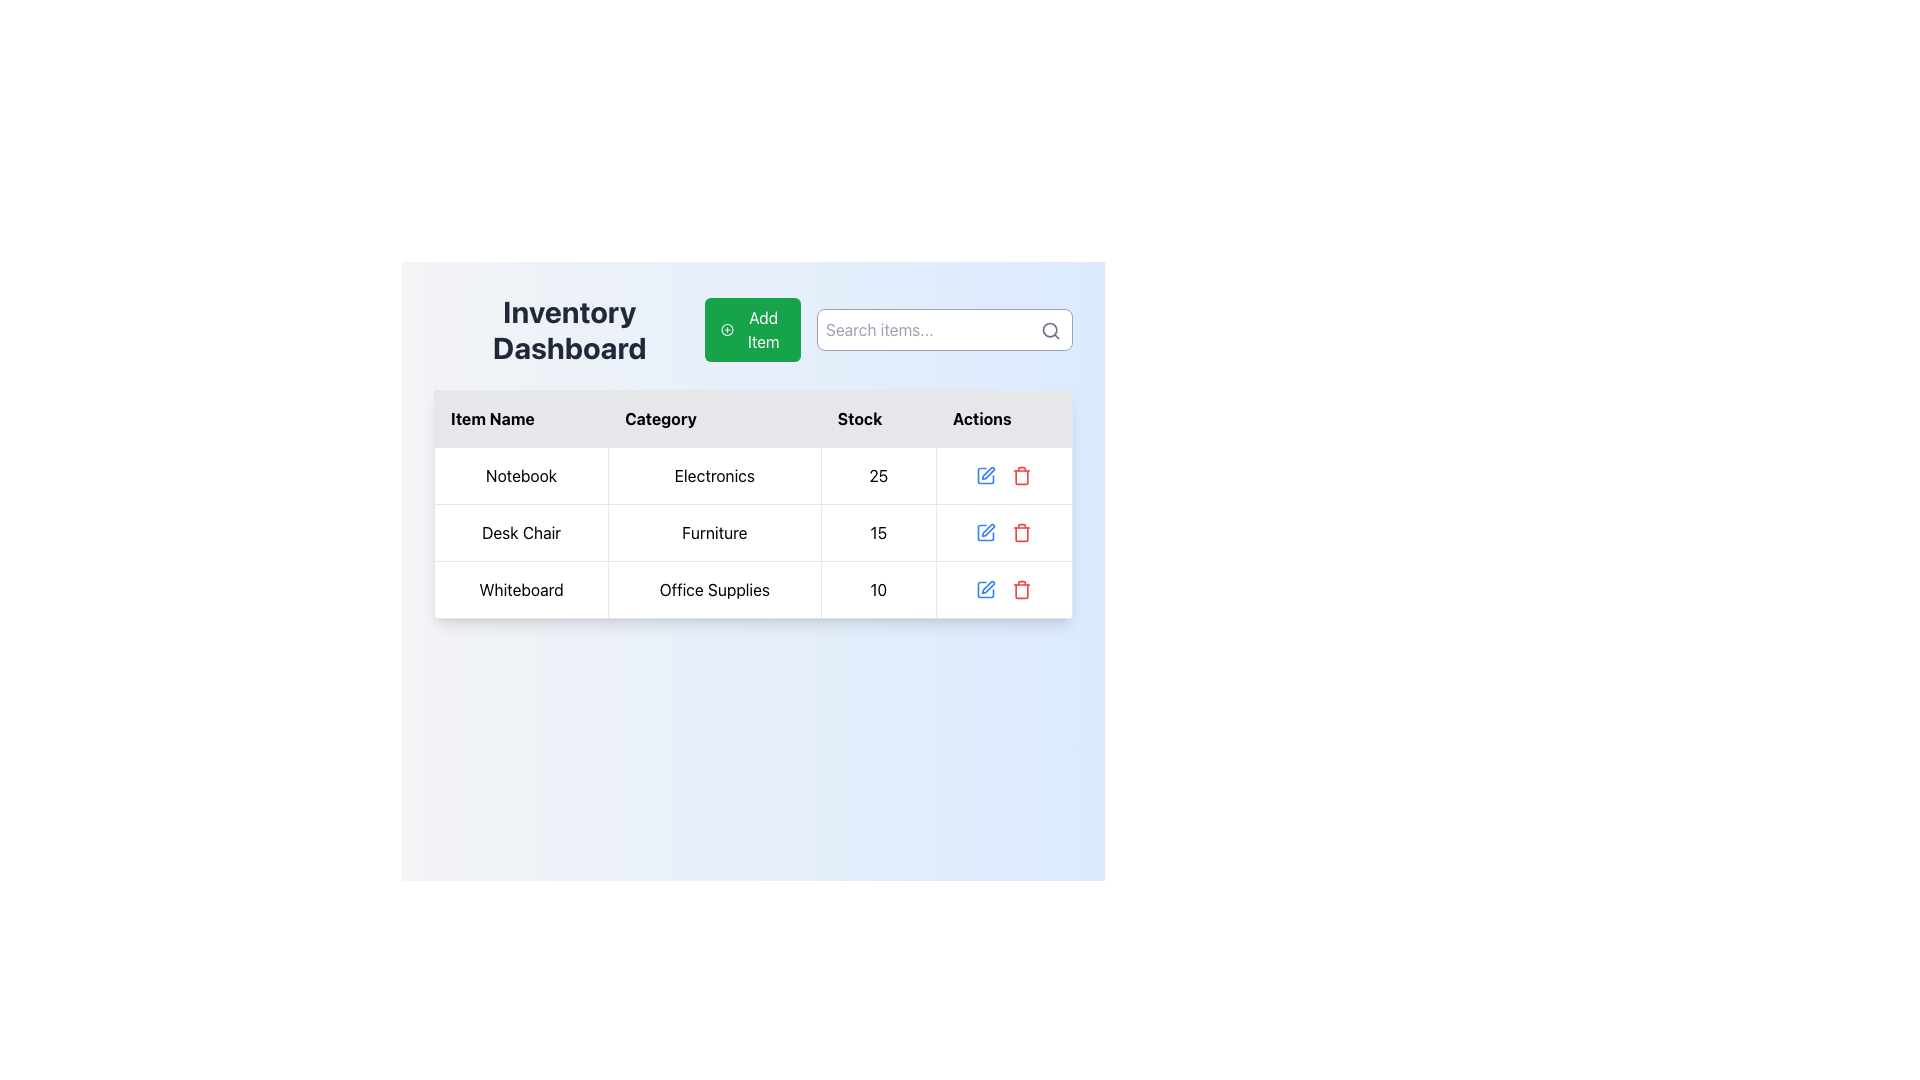 This screenshot has width=1920, height=1080. I want to click on the table row containing 'Desk Chair', which is the second row in the inventory dashboard table, displaying columns for 'Item Name', 'Category', 'Stock', and 'Actions', so click(752, 531).